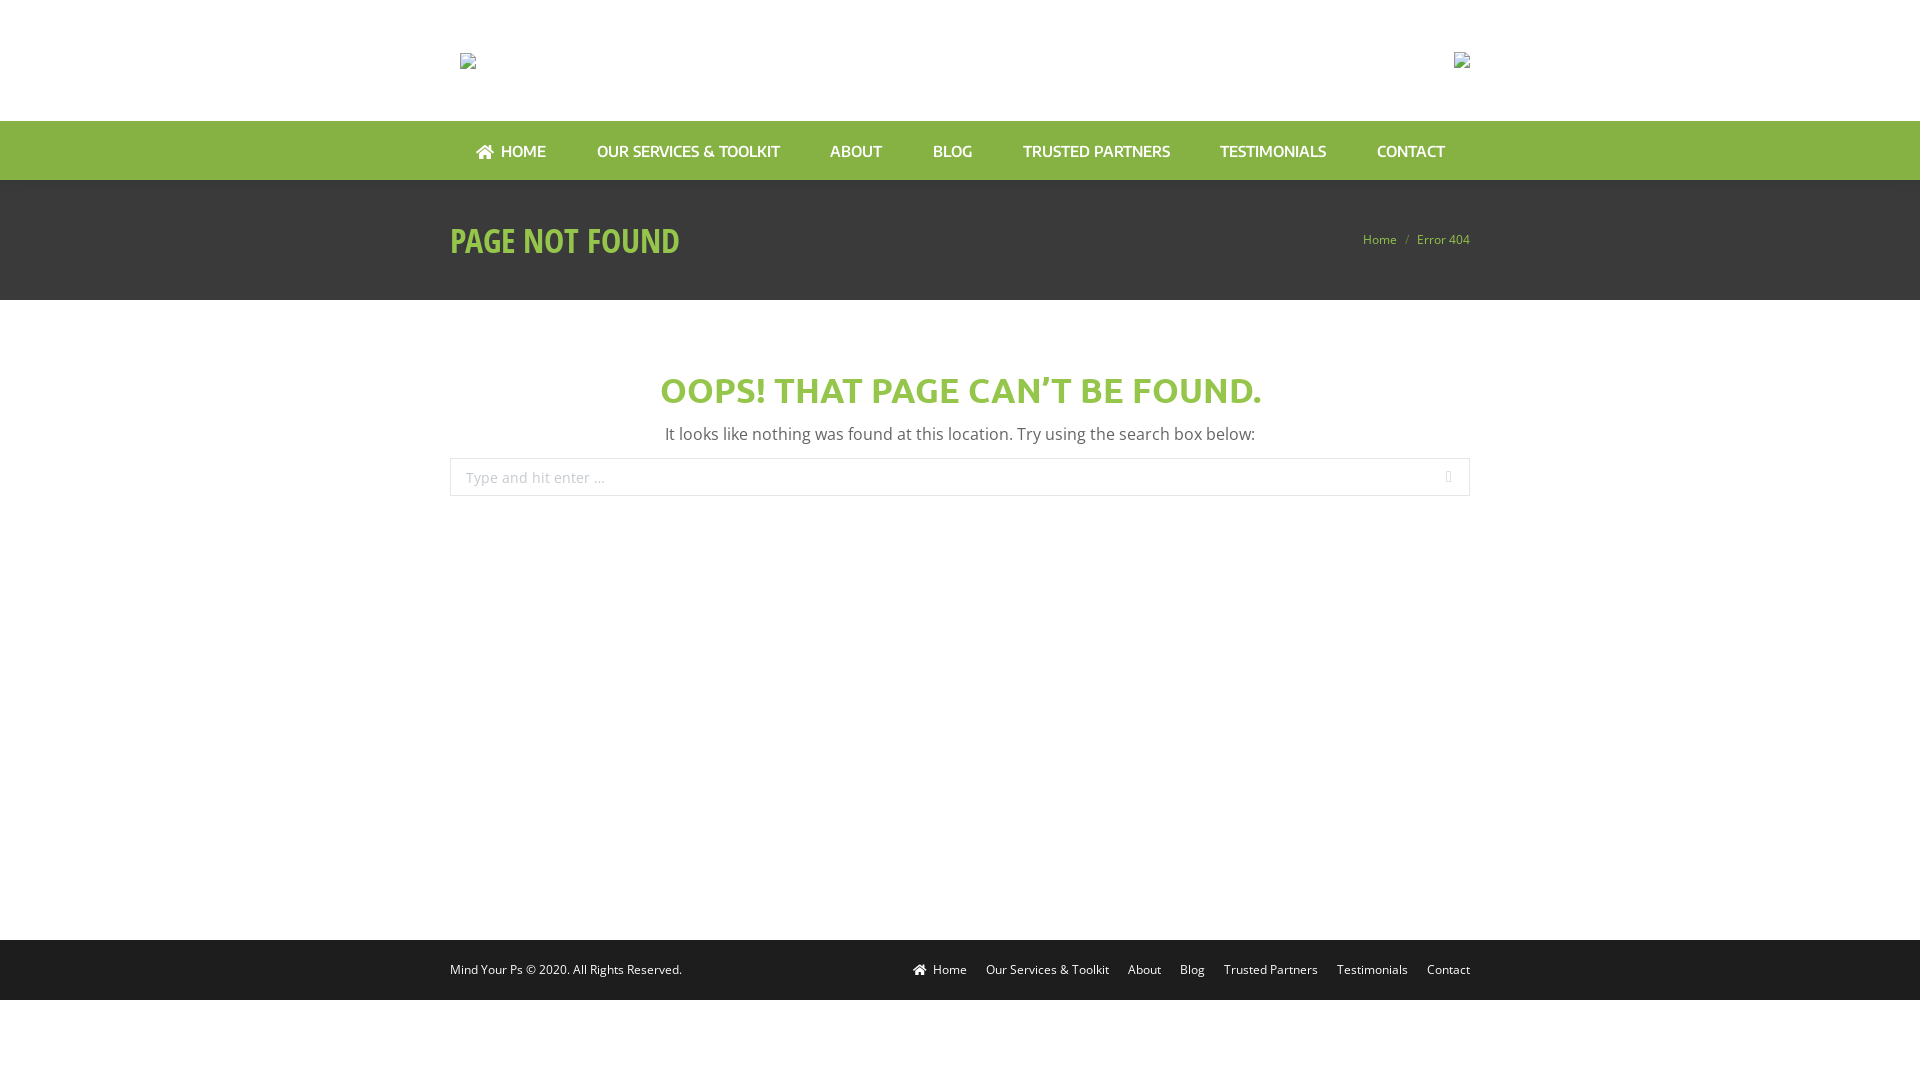 The image size is (1920, 1080). What do you see at coordinates (1270, 968) in the screenshot?
I see `'Trusted Partners'` at bounding box center [1270, 968].